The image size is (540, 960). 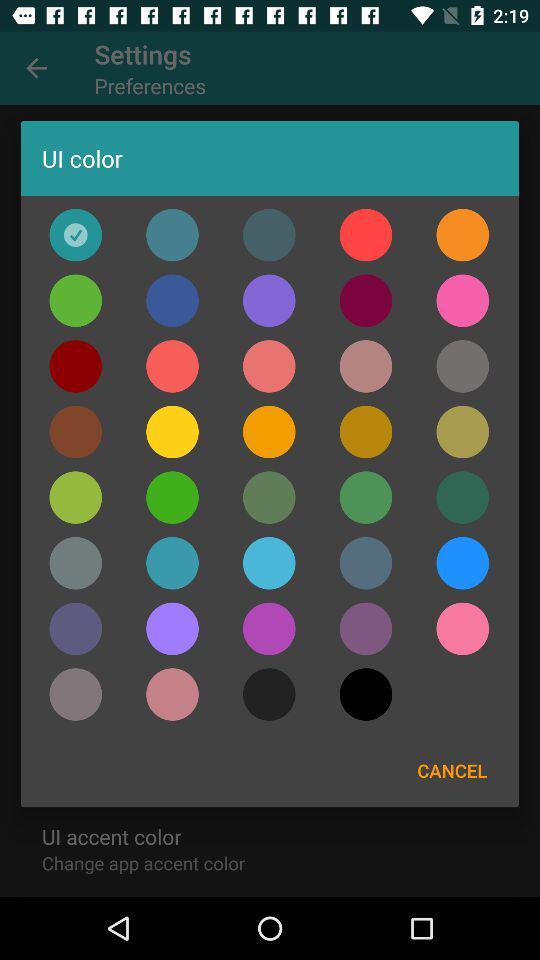 What do you see at coordinates (365, 235) in the screenshot?
I see `color selection` at bounding box center [365, 235].